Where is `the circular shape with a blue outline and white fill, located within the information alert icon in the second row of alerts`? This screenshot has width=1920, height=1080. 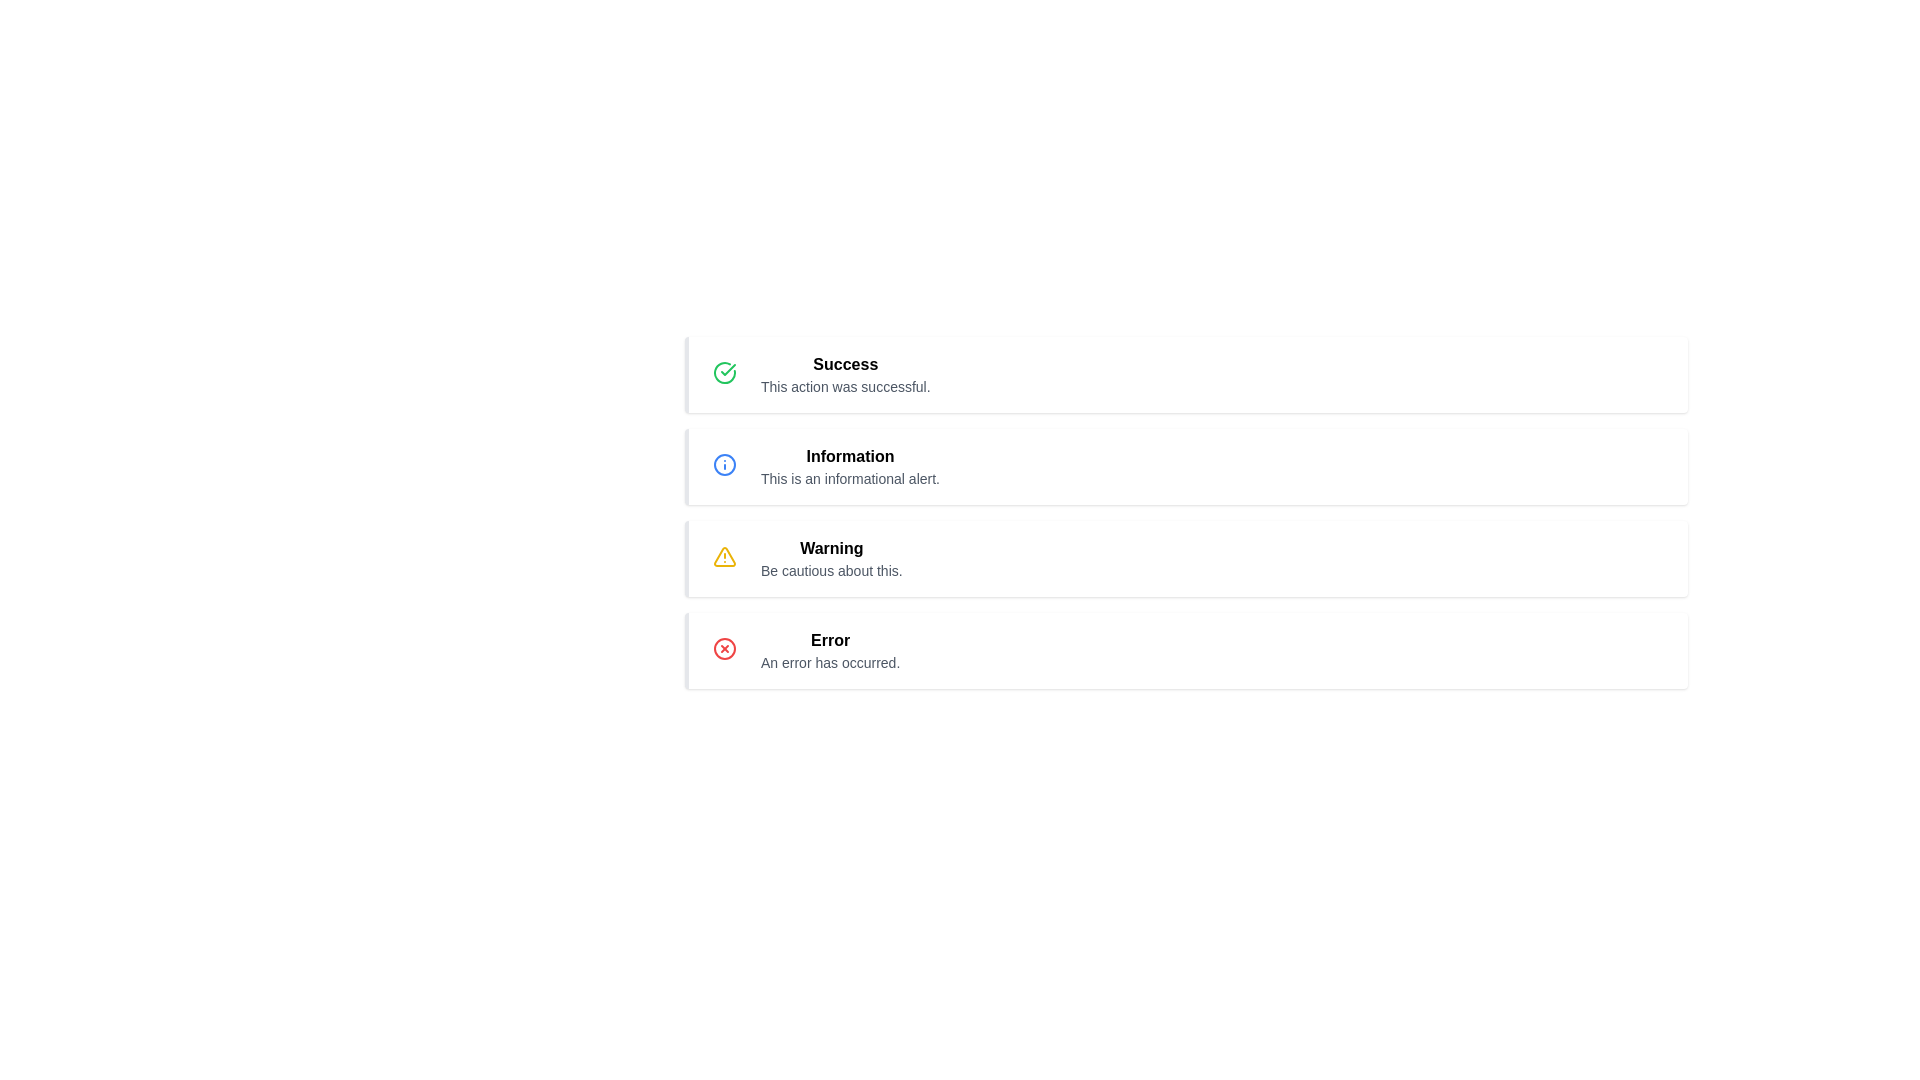 the circular shape with a blue outline and white fill, located within the information alert icon in the second row of alerts is located at coordinates (723, 465).